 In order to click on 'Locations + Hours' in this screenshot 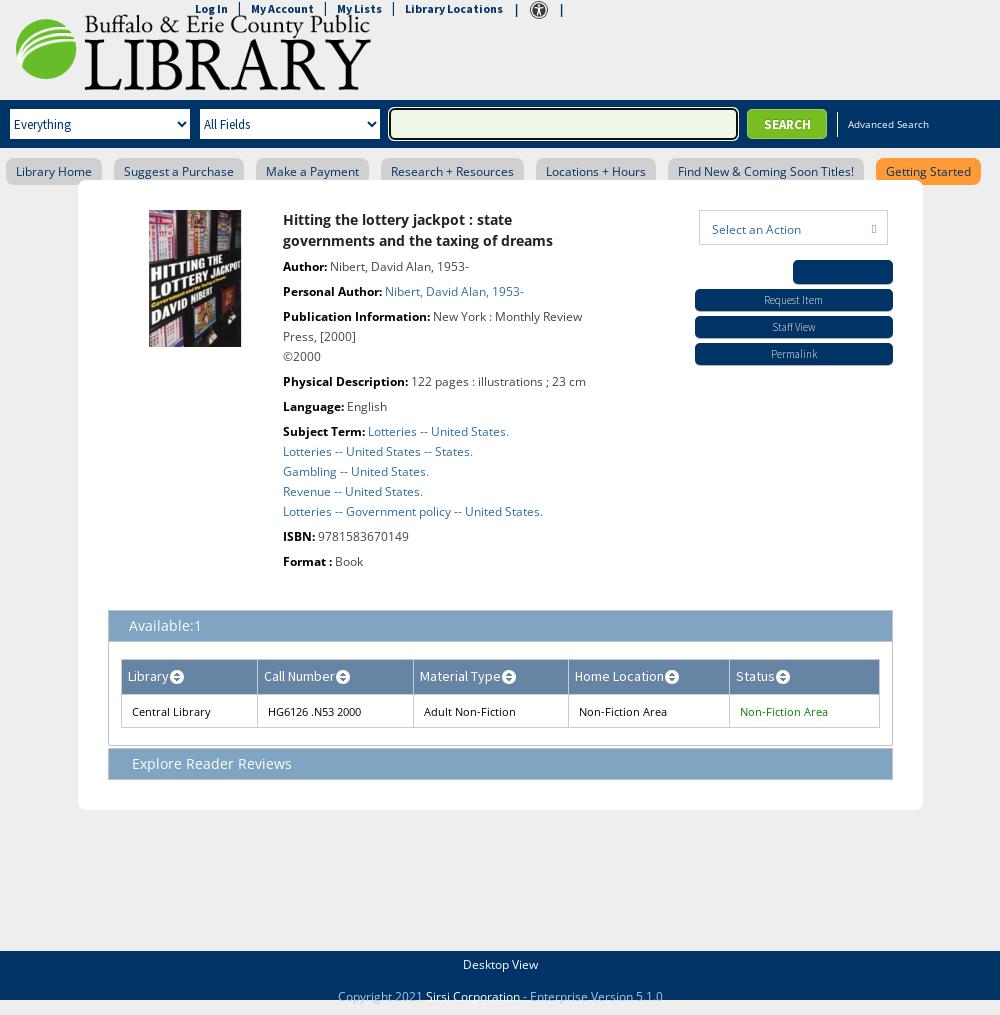, I will do `click(595, 170)`.